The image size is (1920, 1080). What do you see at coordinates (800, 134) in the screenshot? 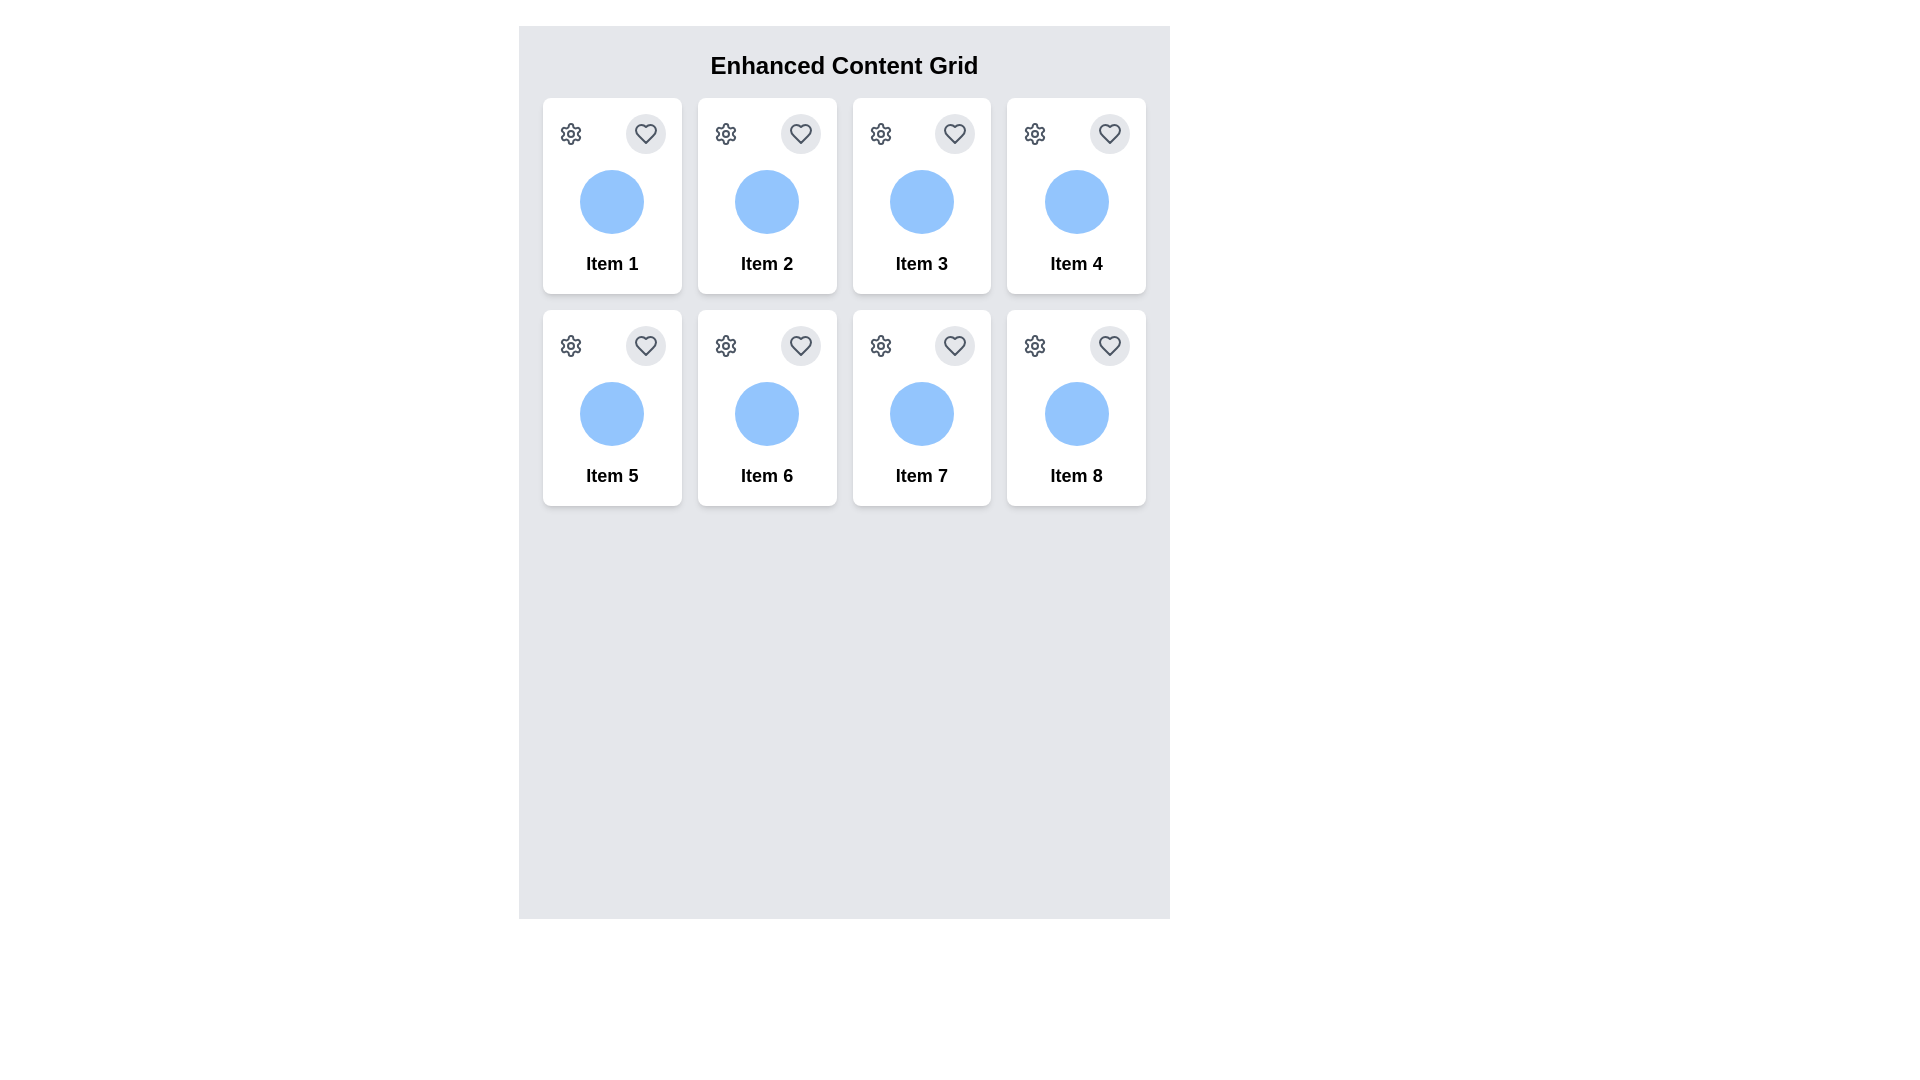
I see `the 'favorite' icon located at the top-right corner of Item 2's card` at bounding box center [800, 134].